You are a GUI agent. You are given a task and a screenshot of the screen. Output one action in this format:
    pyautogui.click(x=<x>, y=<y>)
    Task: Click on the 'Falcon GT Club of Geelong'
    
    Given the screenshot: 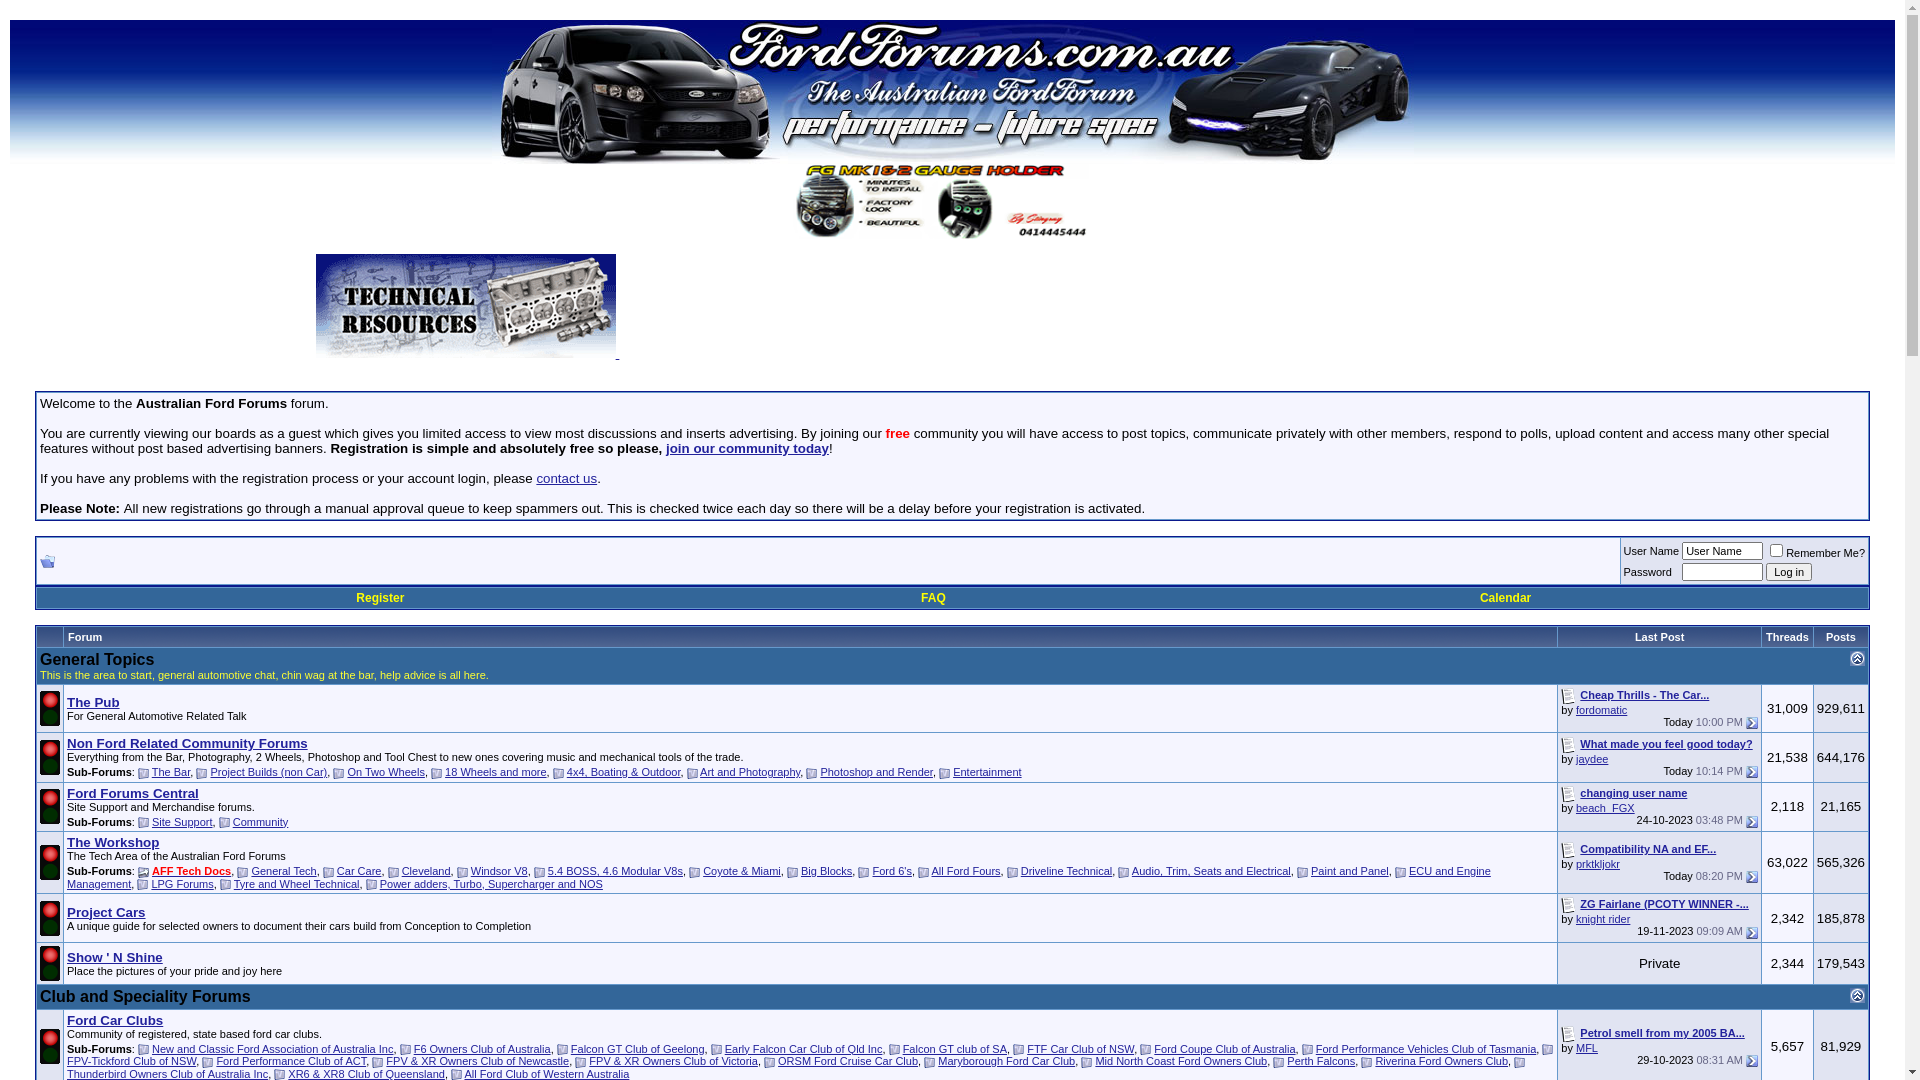 What is the action you would take?
    pyautogui.click(x=637, y=1048)
    